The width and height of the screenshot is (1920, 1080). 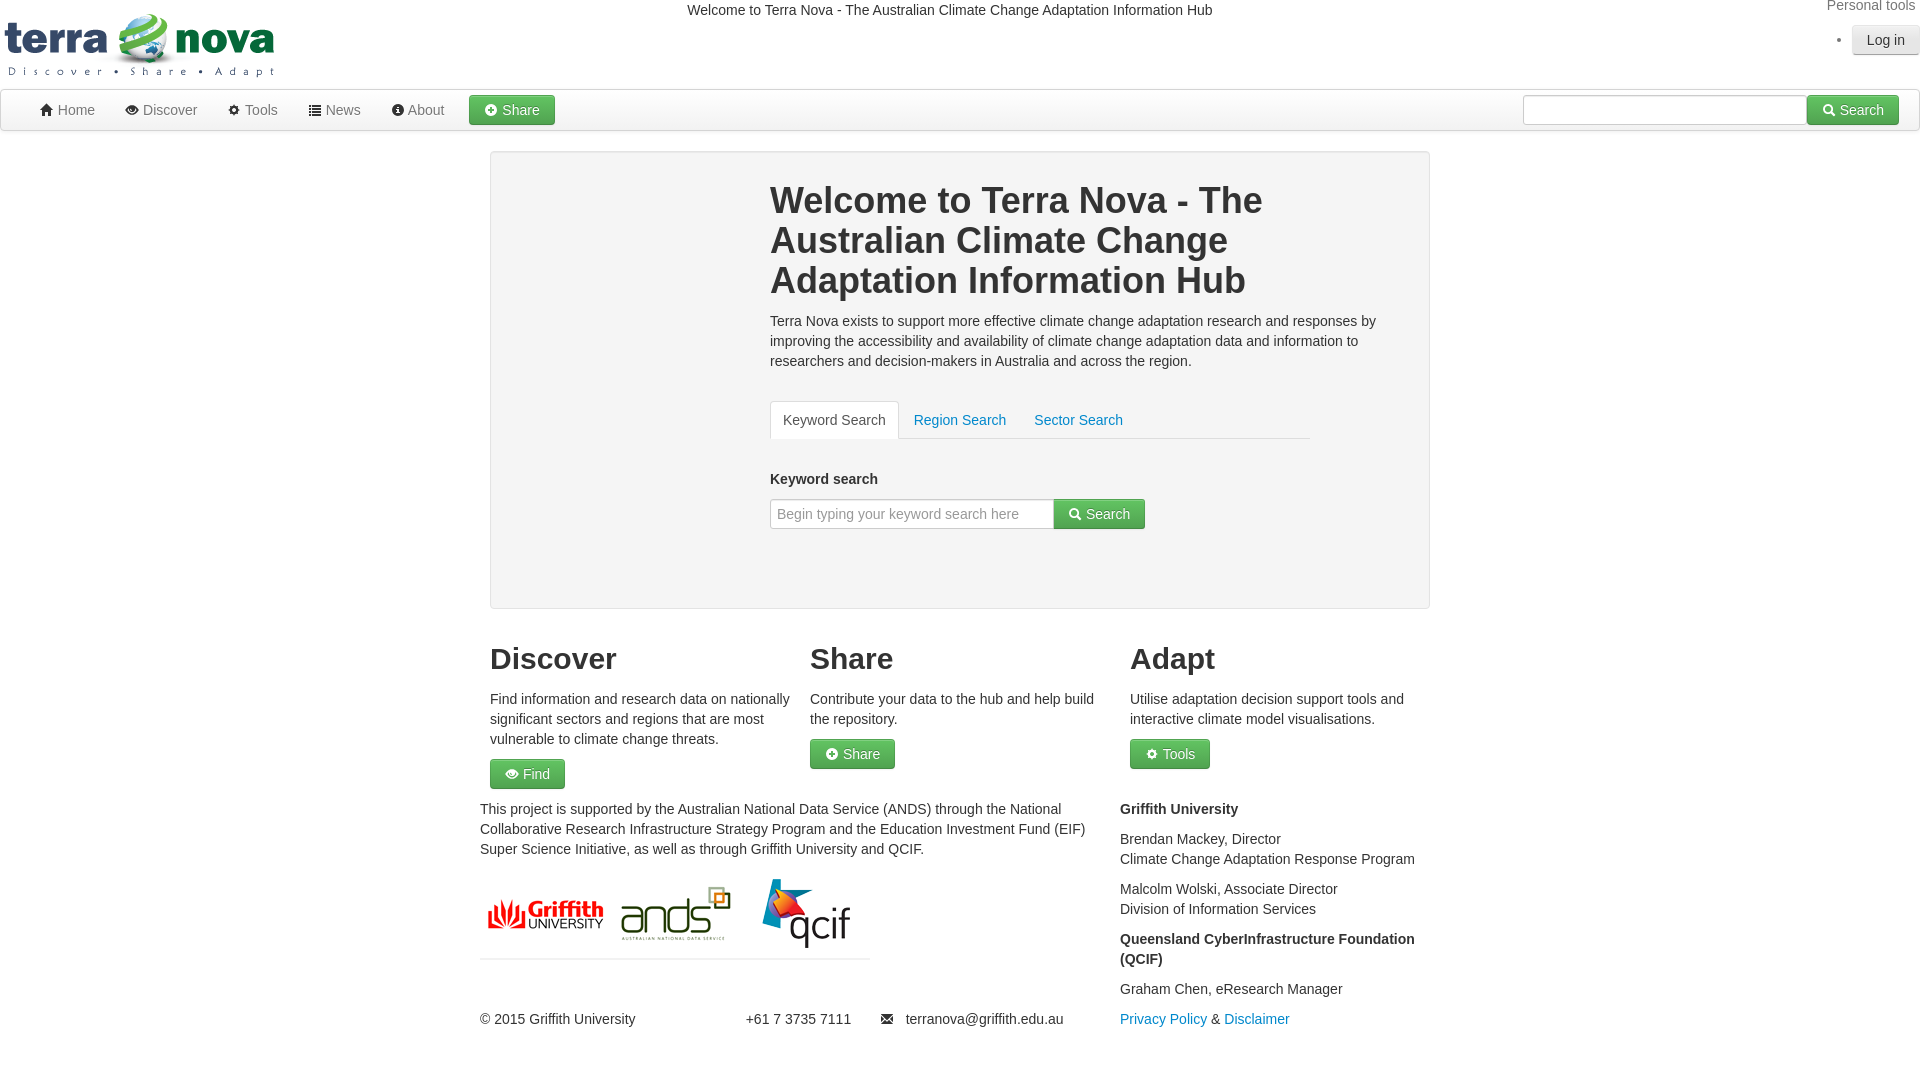 I want to click on 'Region Search', so click(x=900, y=419).